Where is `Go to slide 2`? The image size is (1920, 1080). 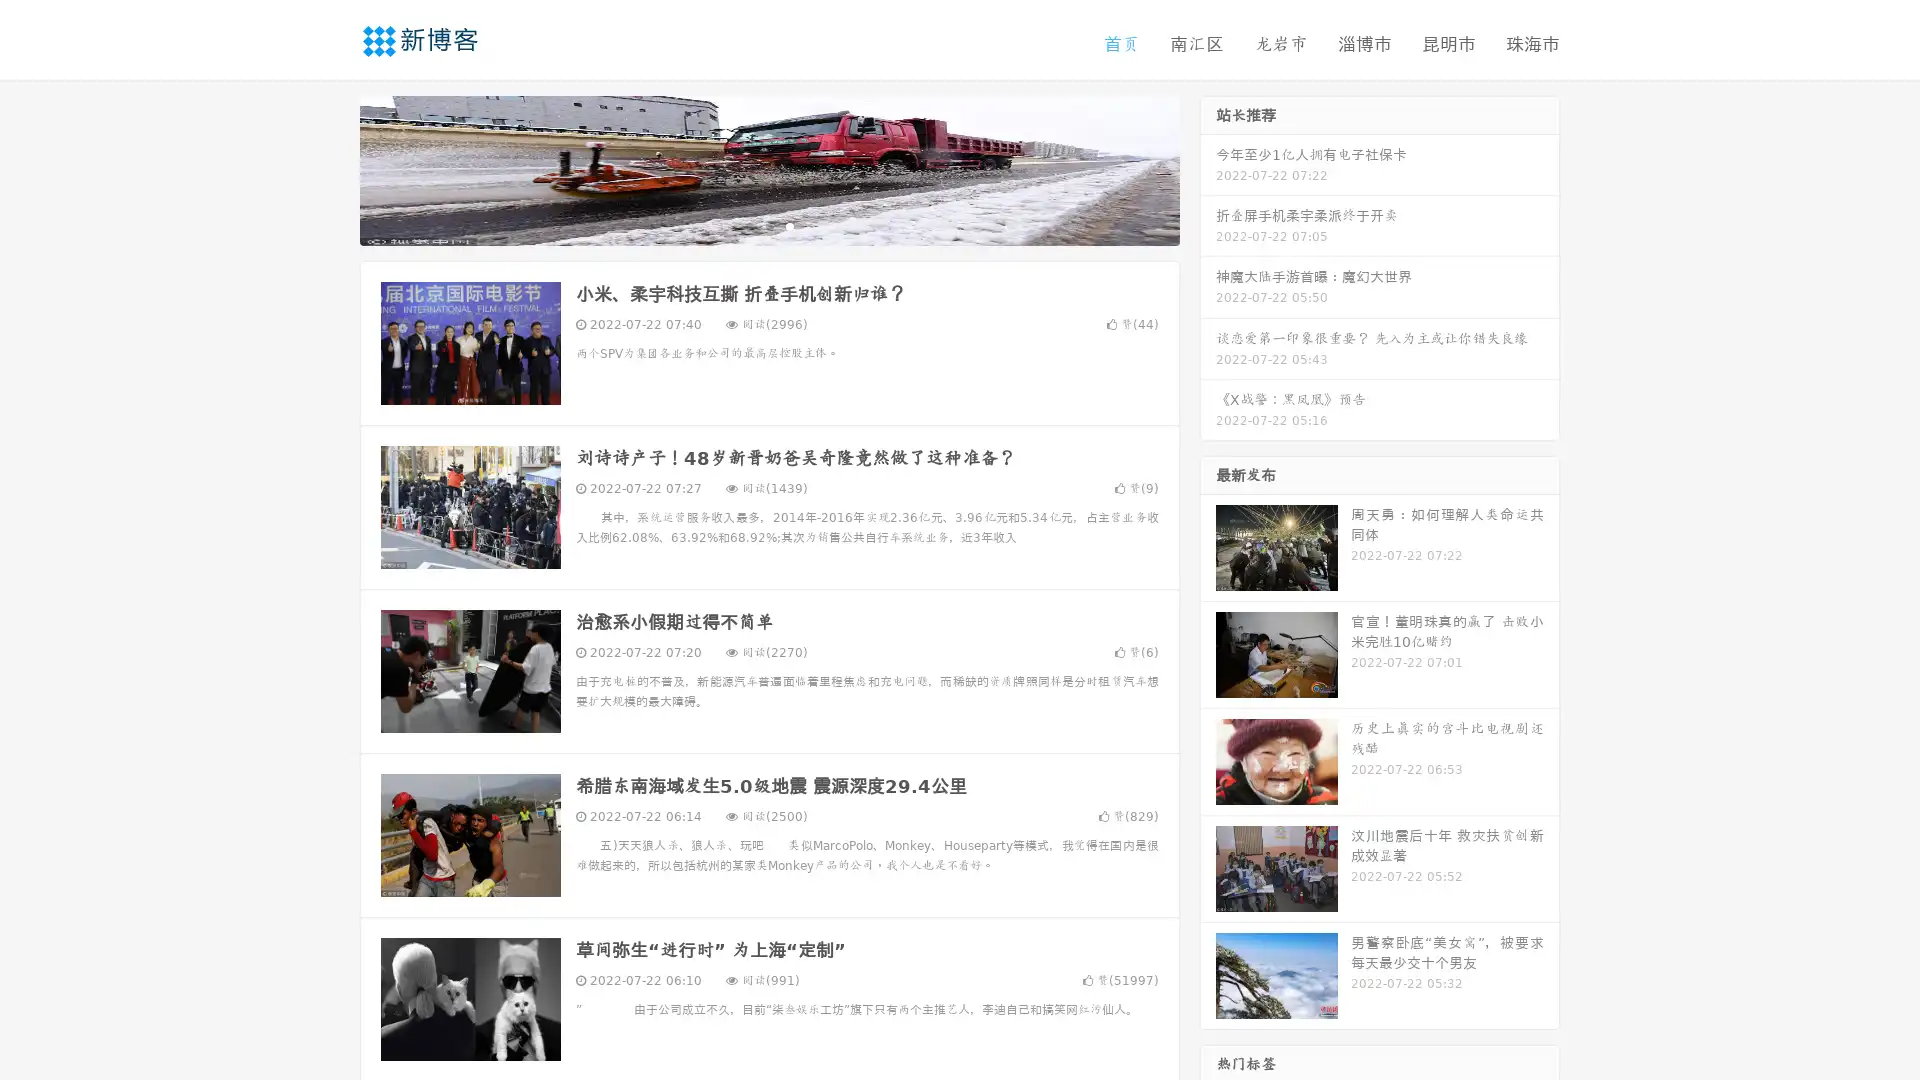
Go to slide 2 is located at coordinates (768, 225).